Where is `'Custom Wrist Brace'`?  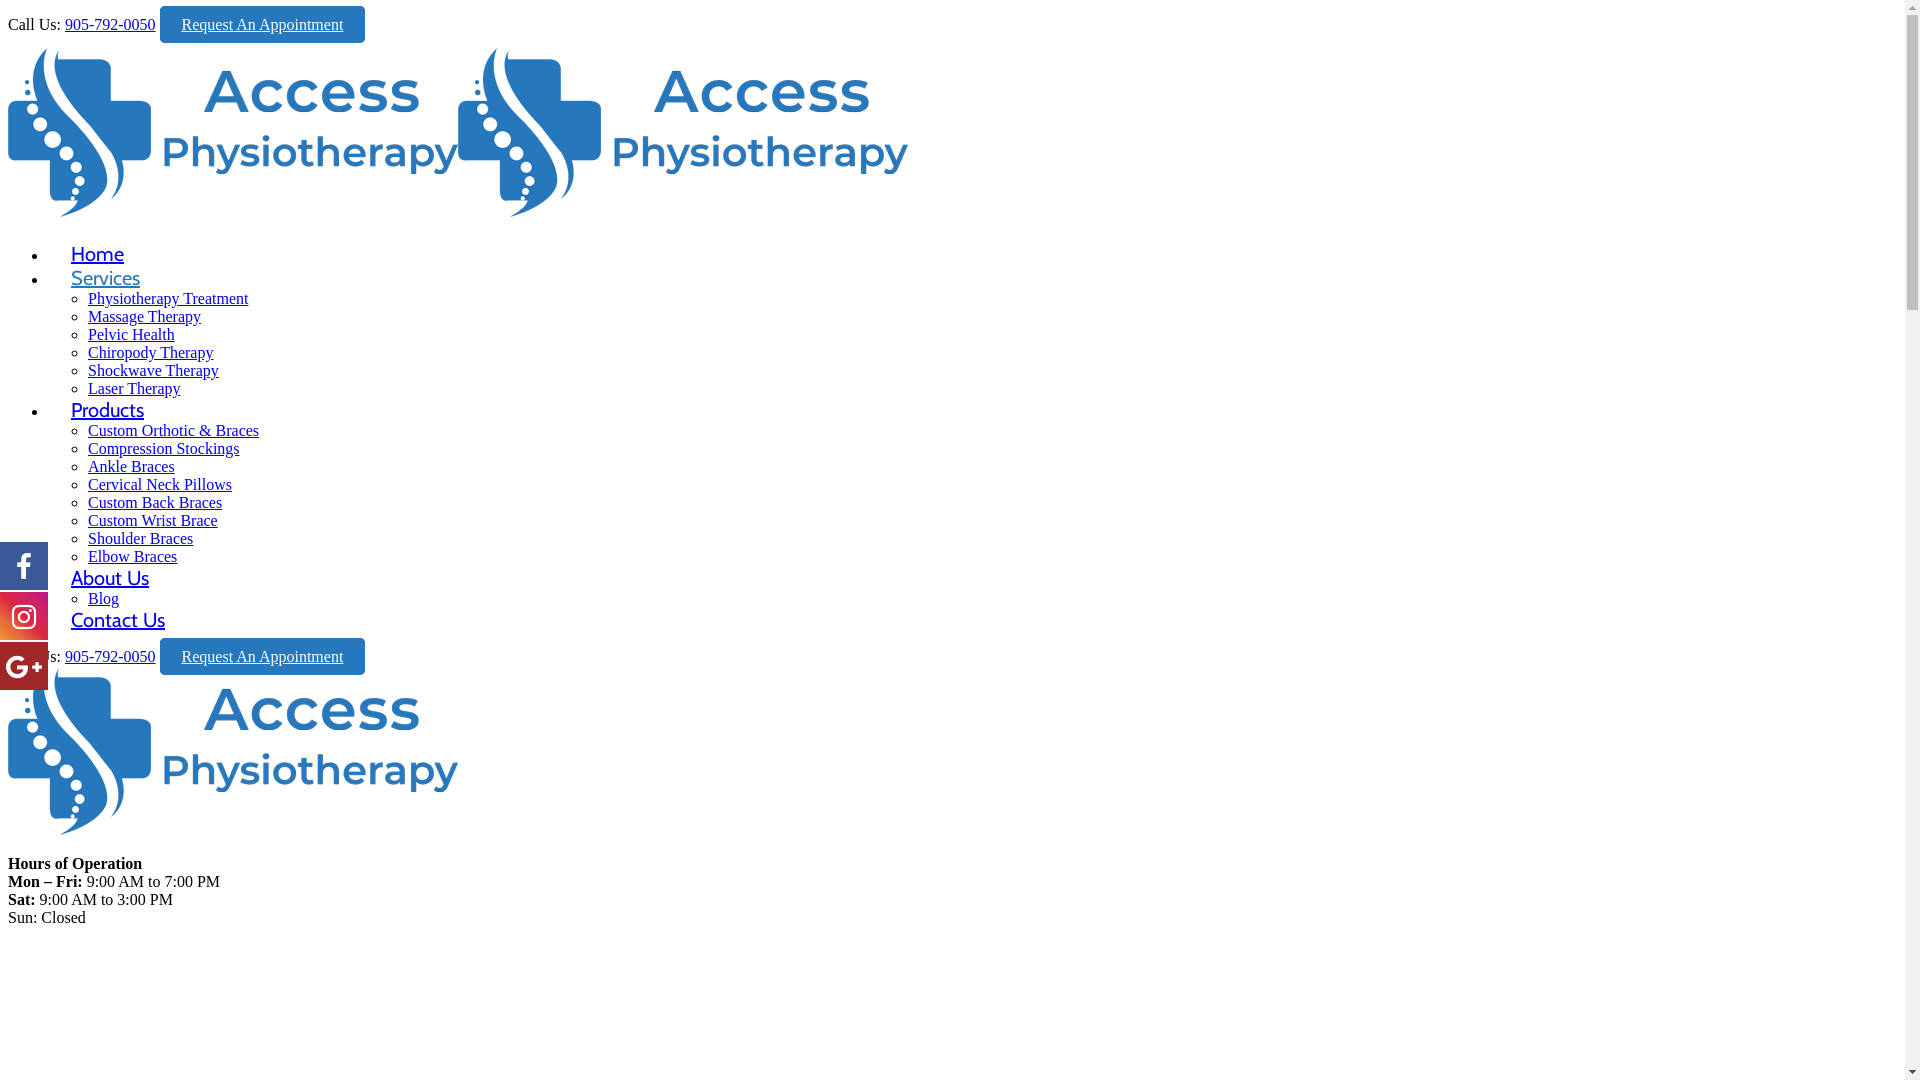 'Custom Wrist Brace' is located at coordinates (152, 519).